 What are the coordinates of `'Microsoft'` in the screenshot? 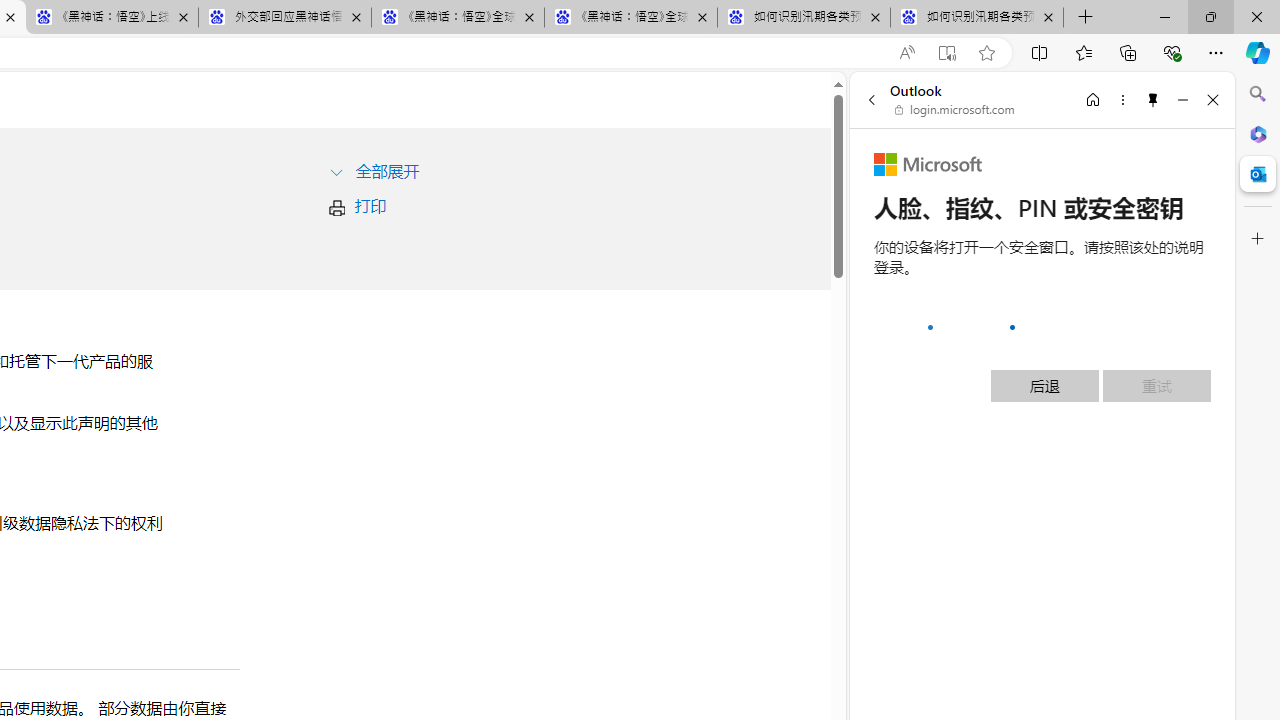 It's located at (927, 164).